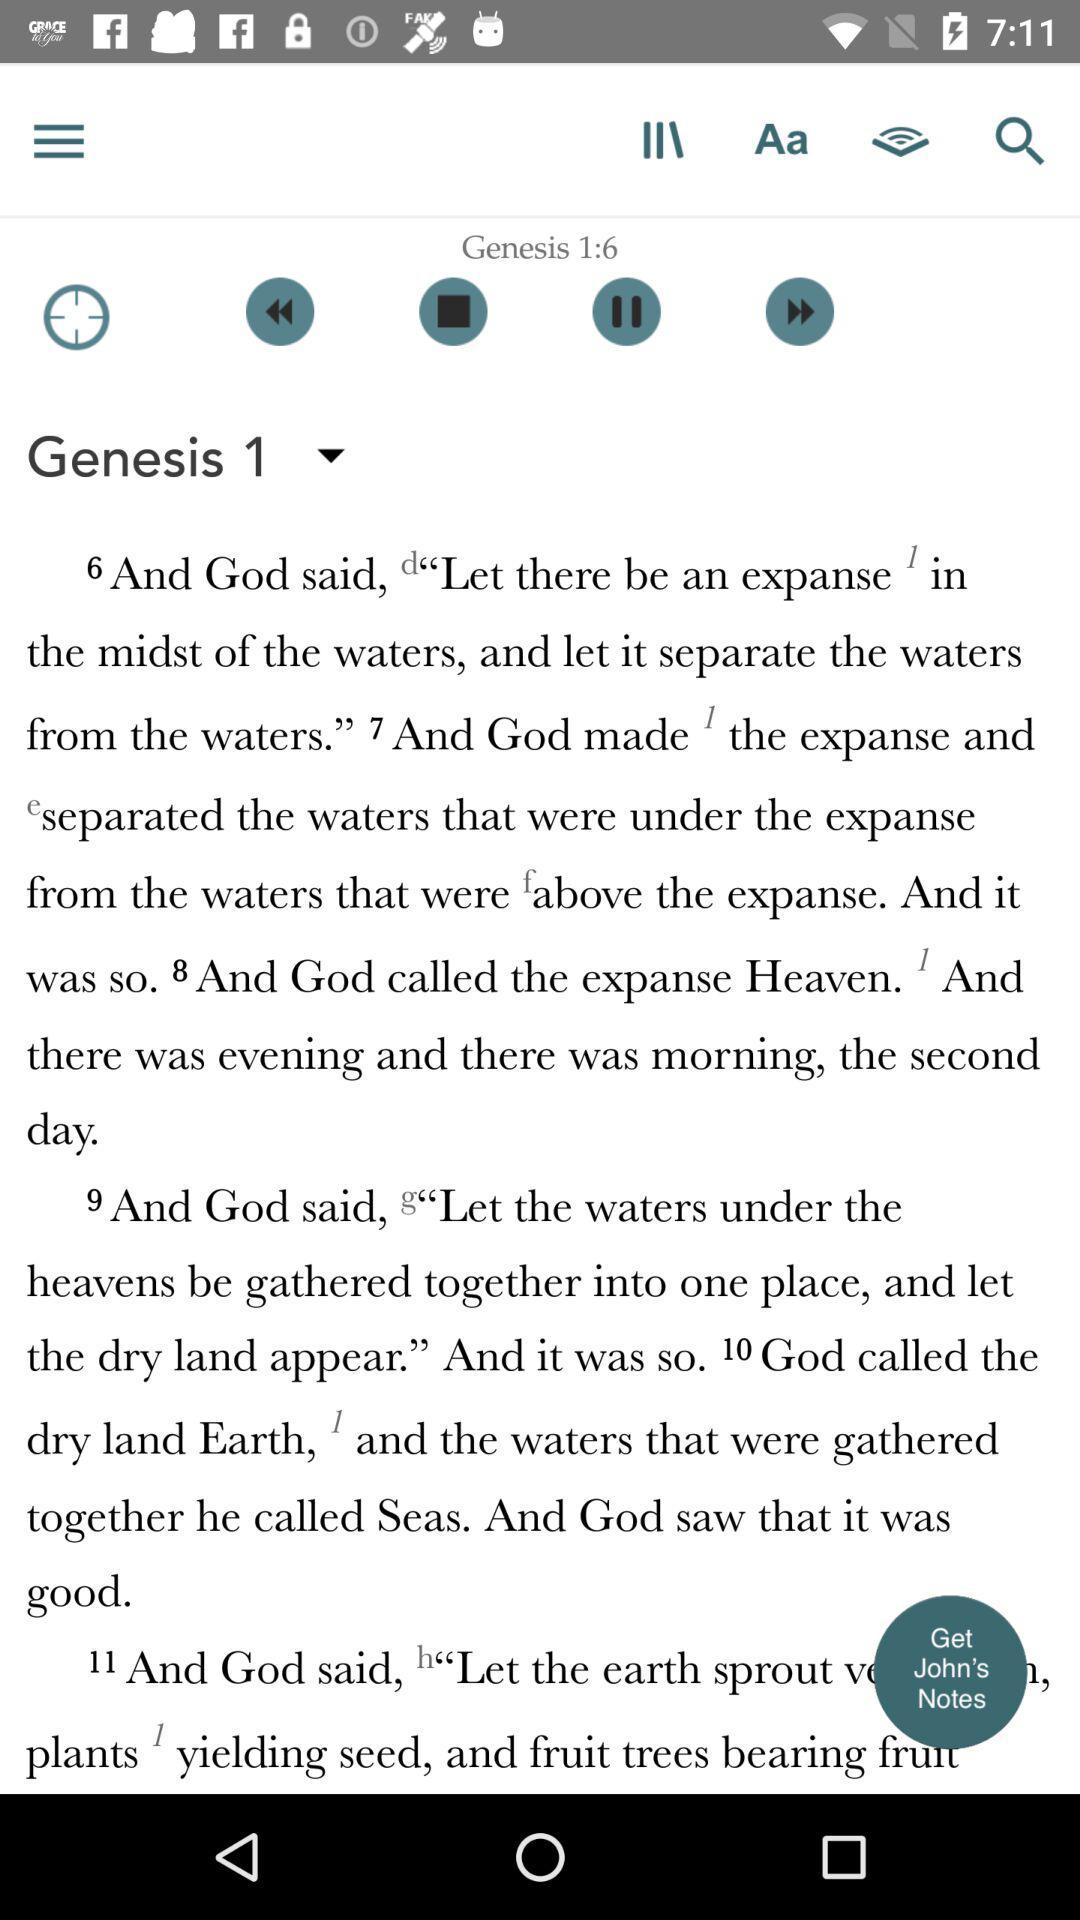 This screenshot has width=1080, height=1920. I want to click on open up author 's notes, so click(948, 1671).